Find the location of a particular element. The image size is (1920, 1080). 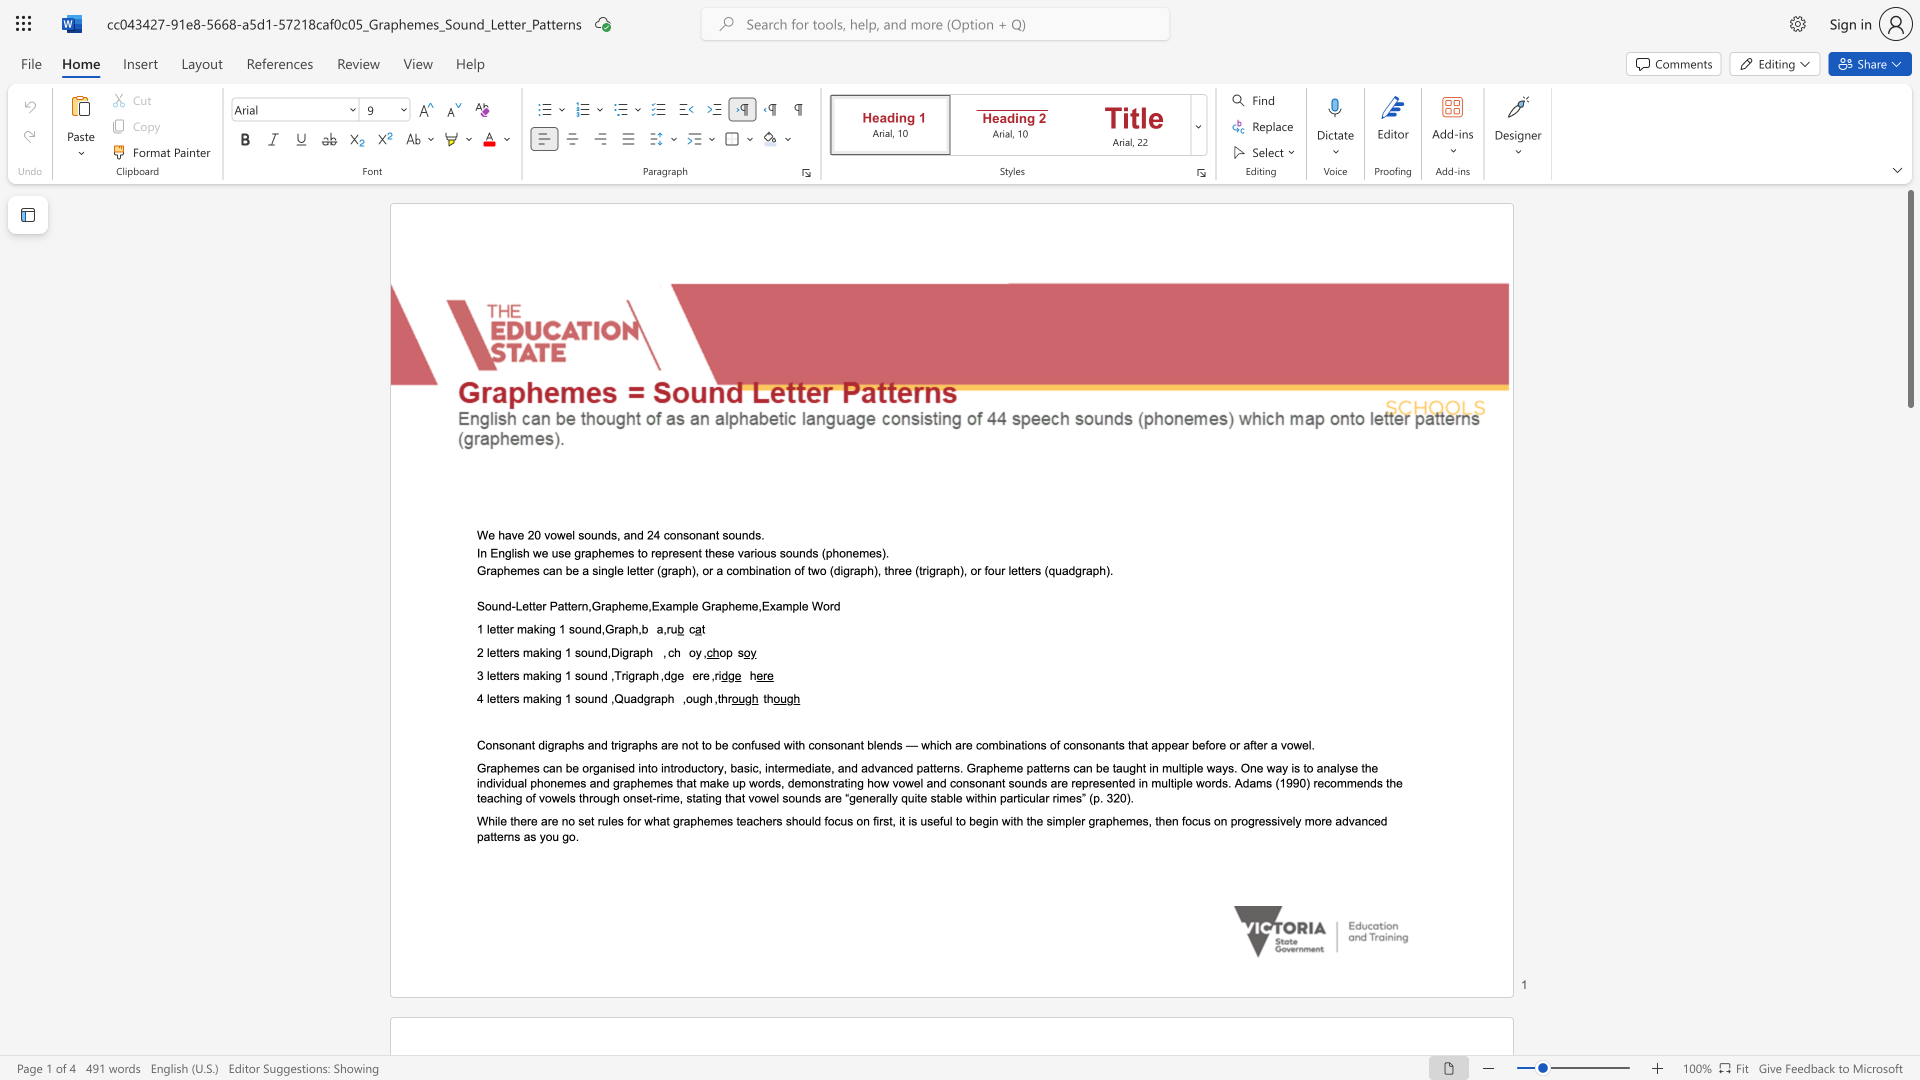

the scrollbar to slide the page down is located at coordinates (1909, 820).